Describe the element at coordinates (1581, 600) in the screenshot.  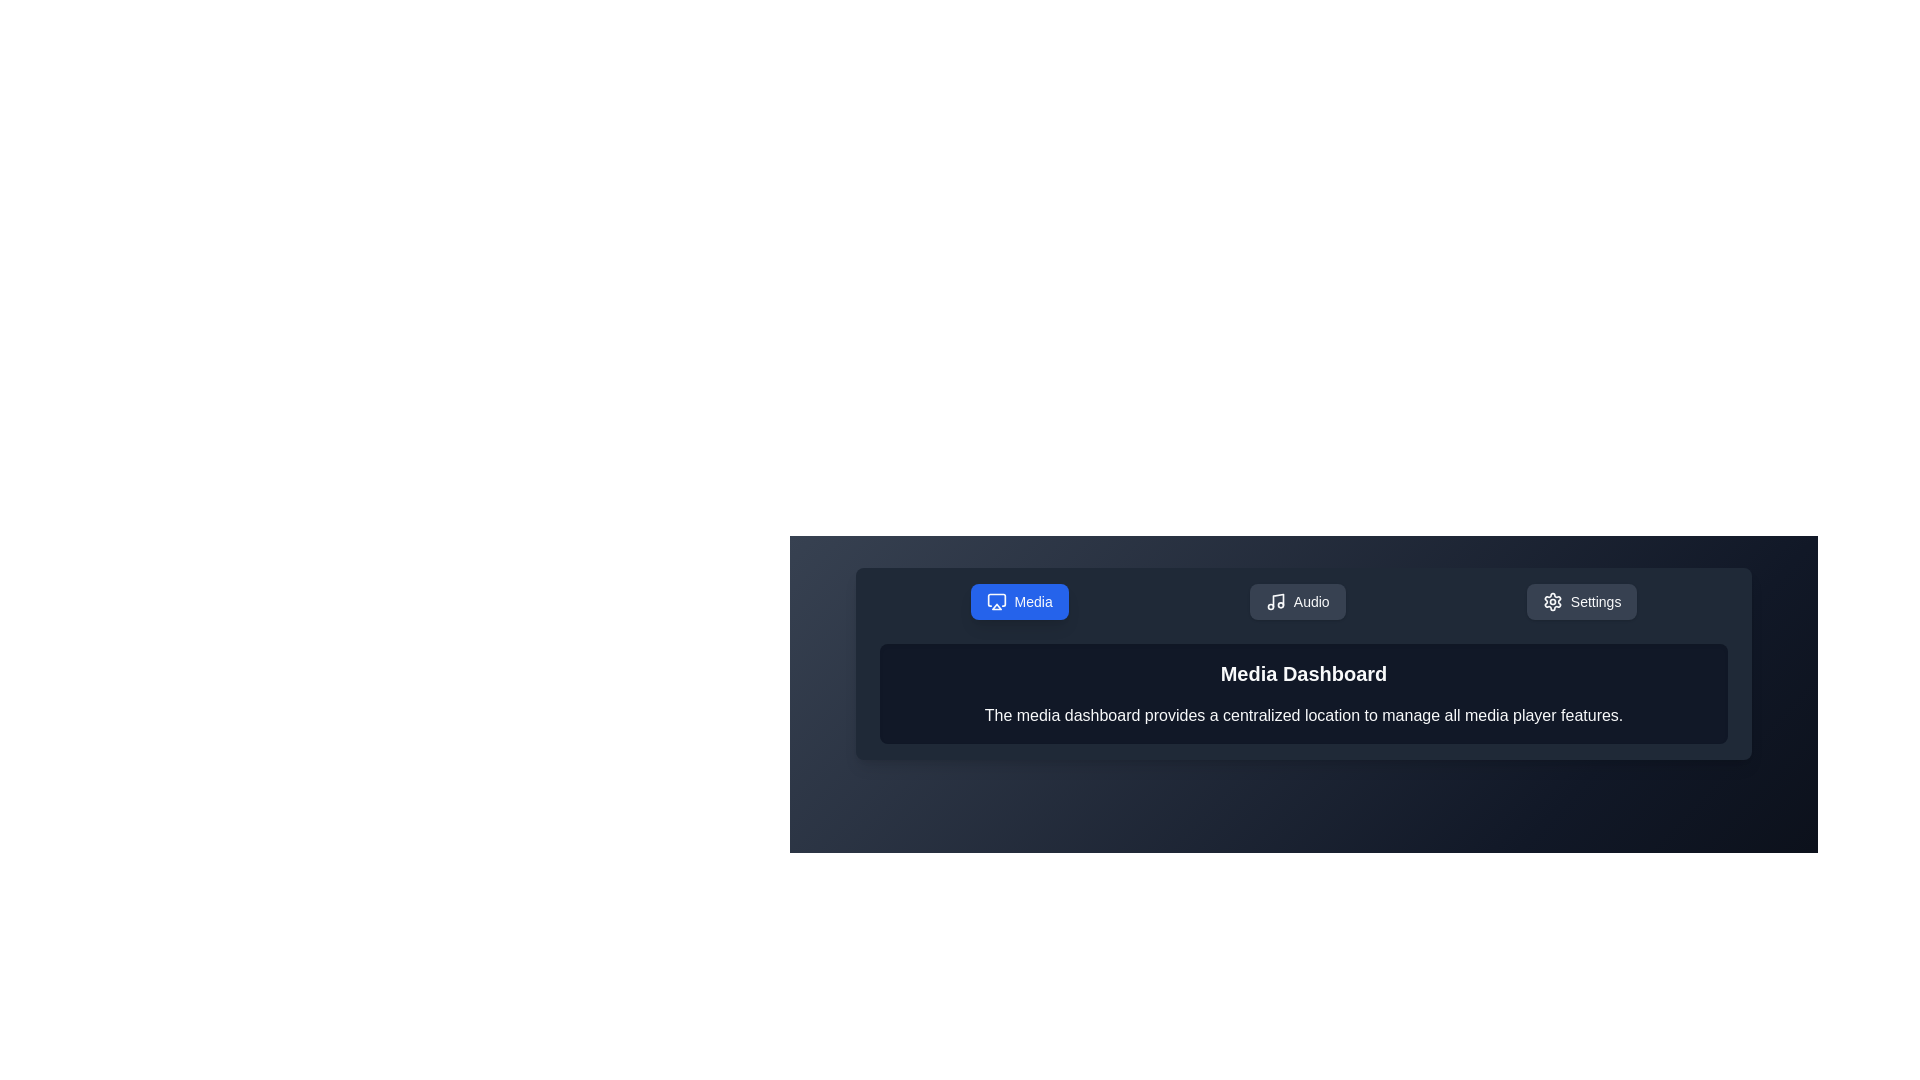
I see `the third button in the horizontal grouping at the top-right corner of the interface` at that location.